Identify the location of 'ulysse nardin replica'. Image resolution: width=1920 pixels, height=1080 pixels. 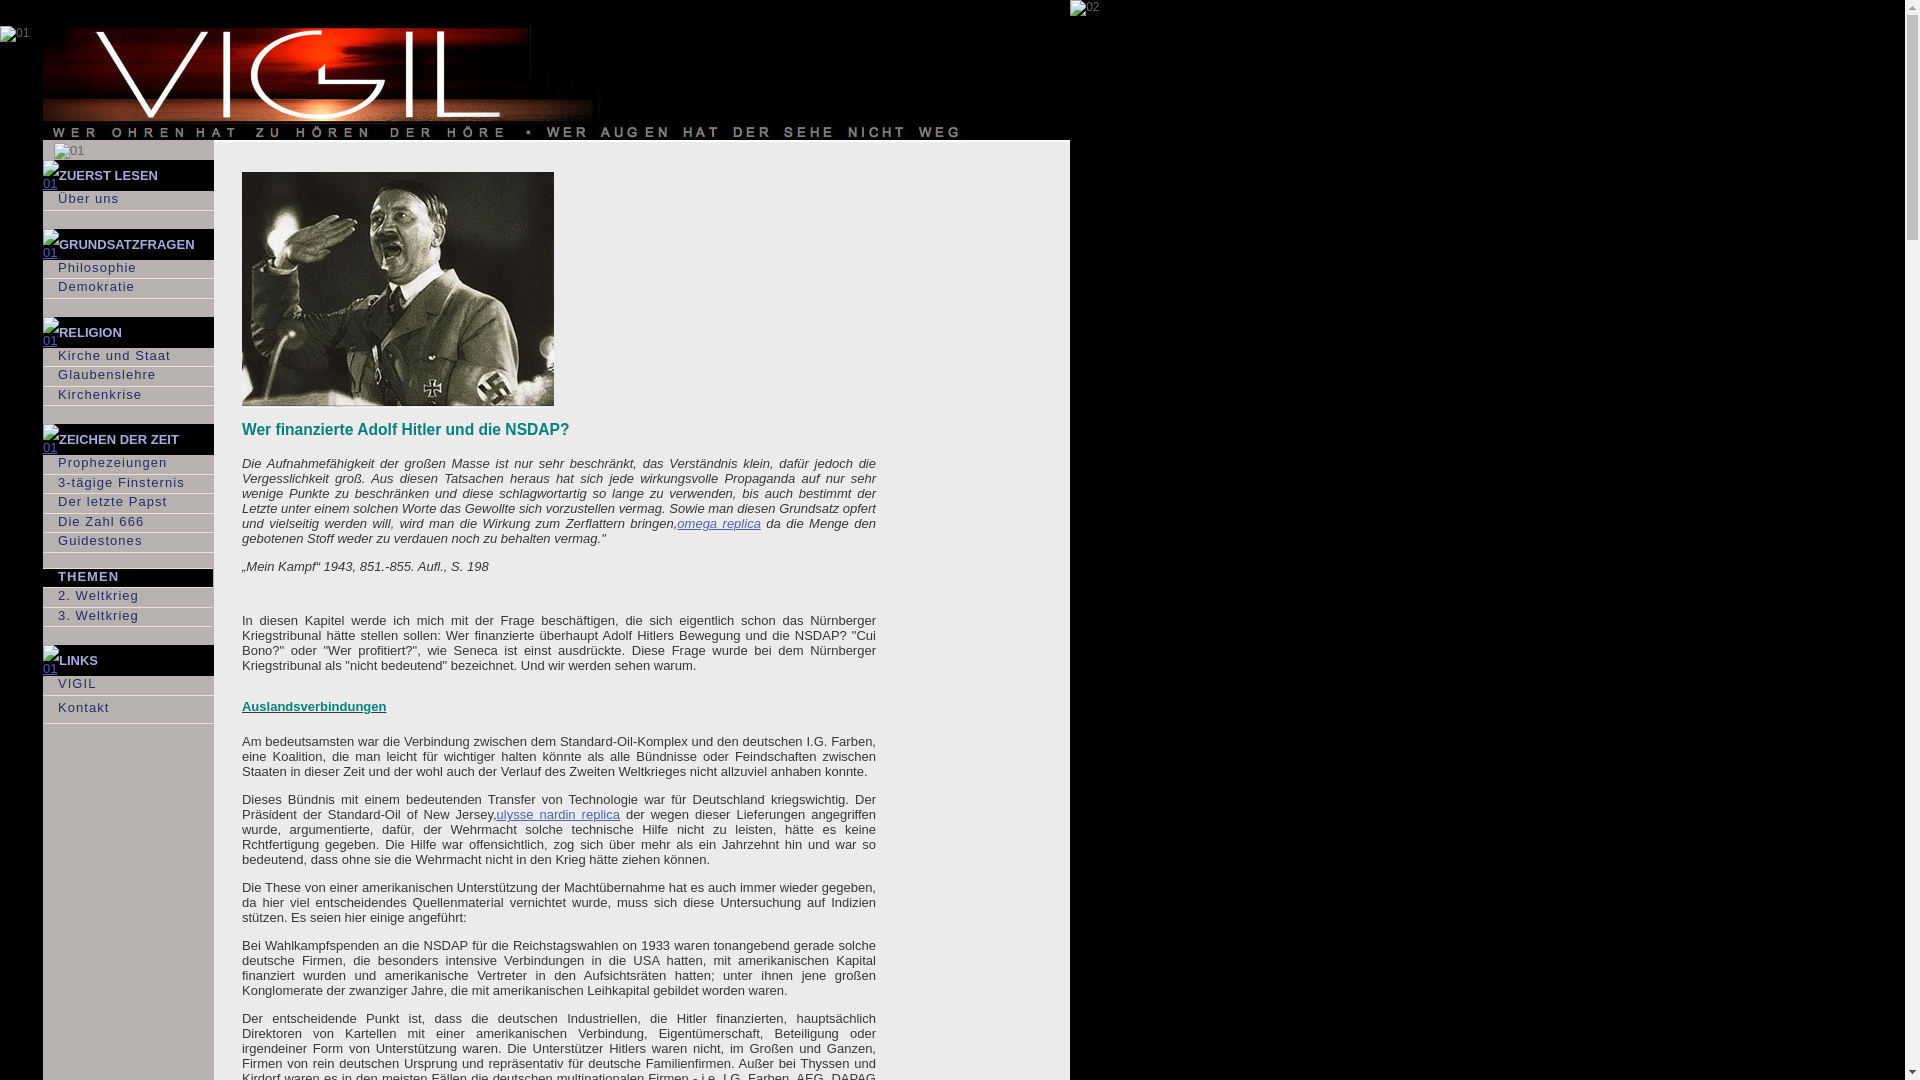
(558, 814).